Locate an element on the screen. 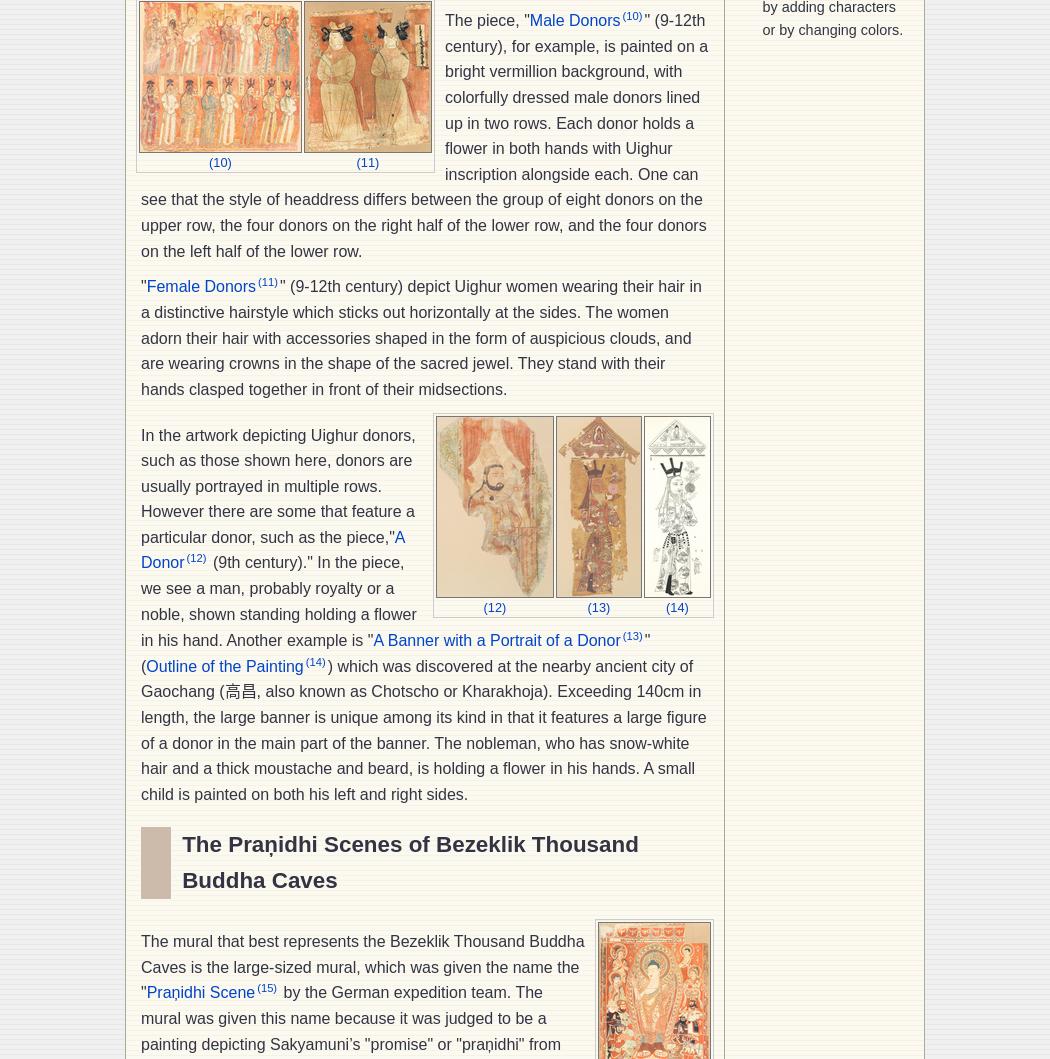 The width and height of the screenshot is (1050, 1059). 'A Donor' is located at coordinates (140, 548).